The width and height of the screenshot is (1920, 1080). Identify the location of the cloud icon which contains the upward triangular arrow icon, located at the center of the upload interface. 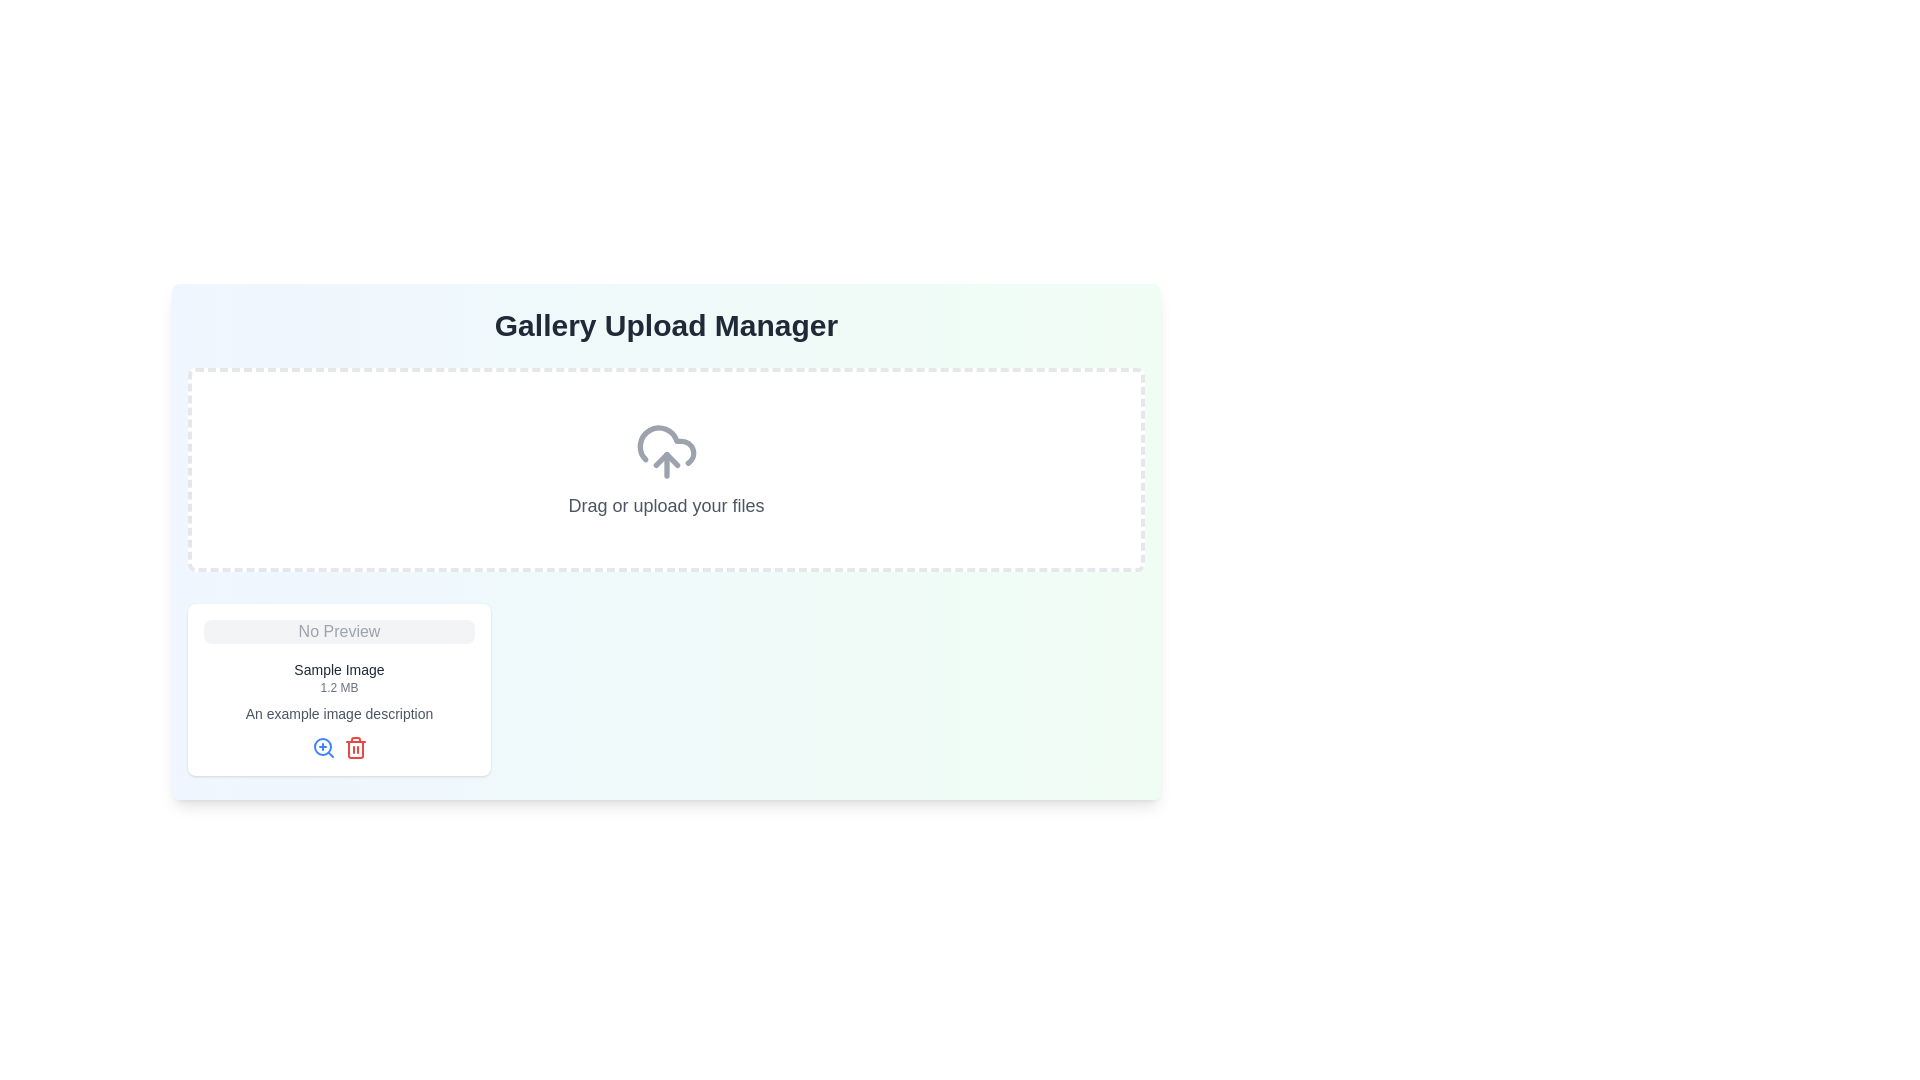
(666, 459).